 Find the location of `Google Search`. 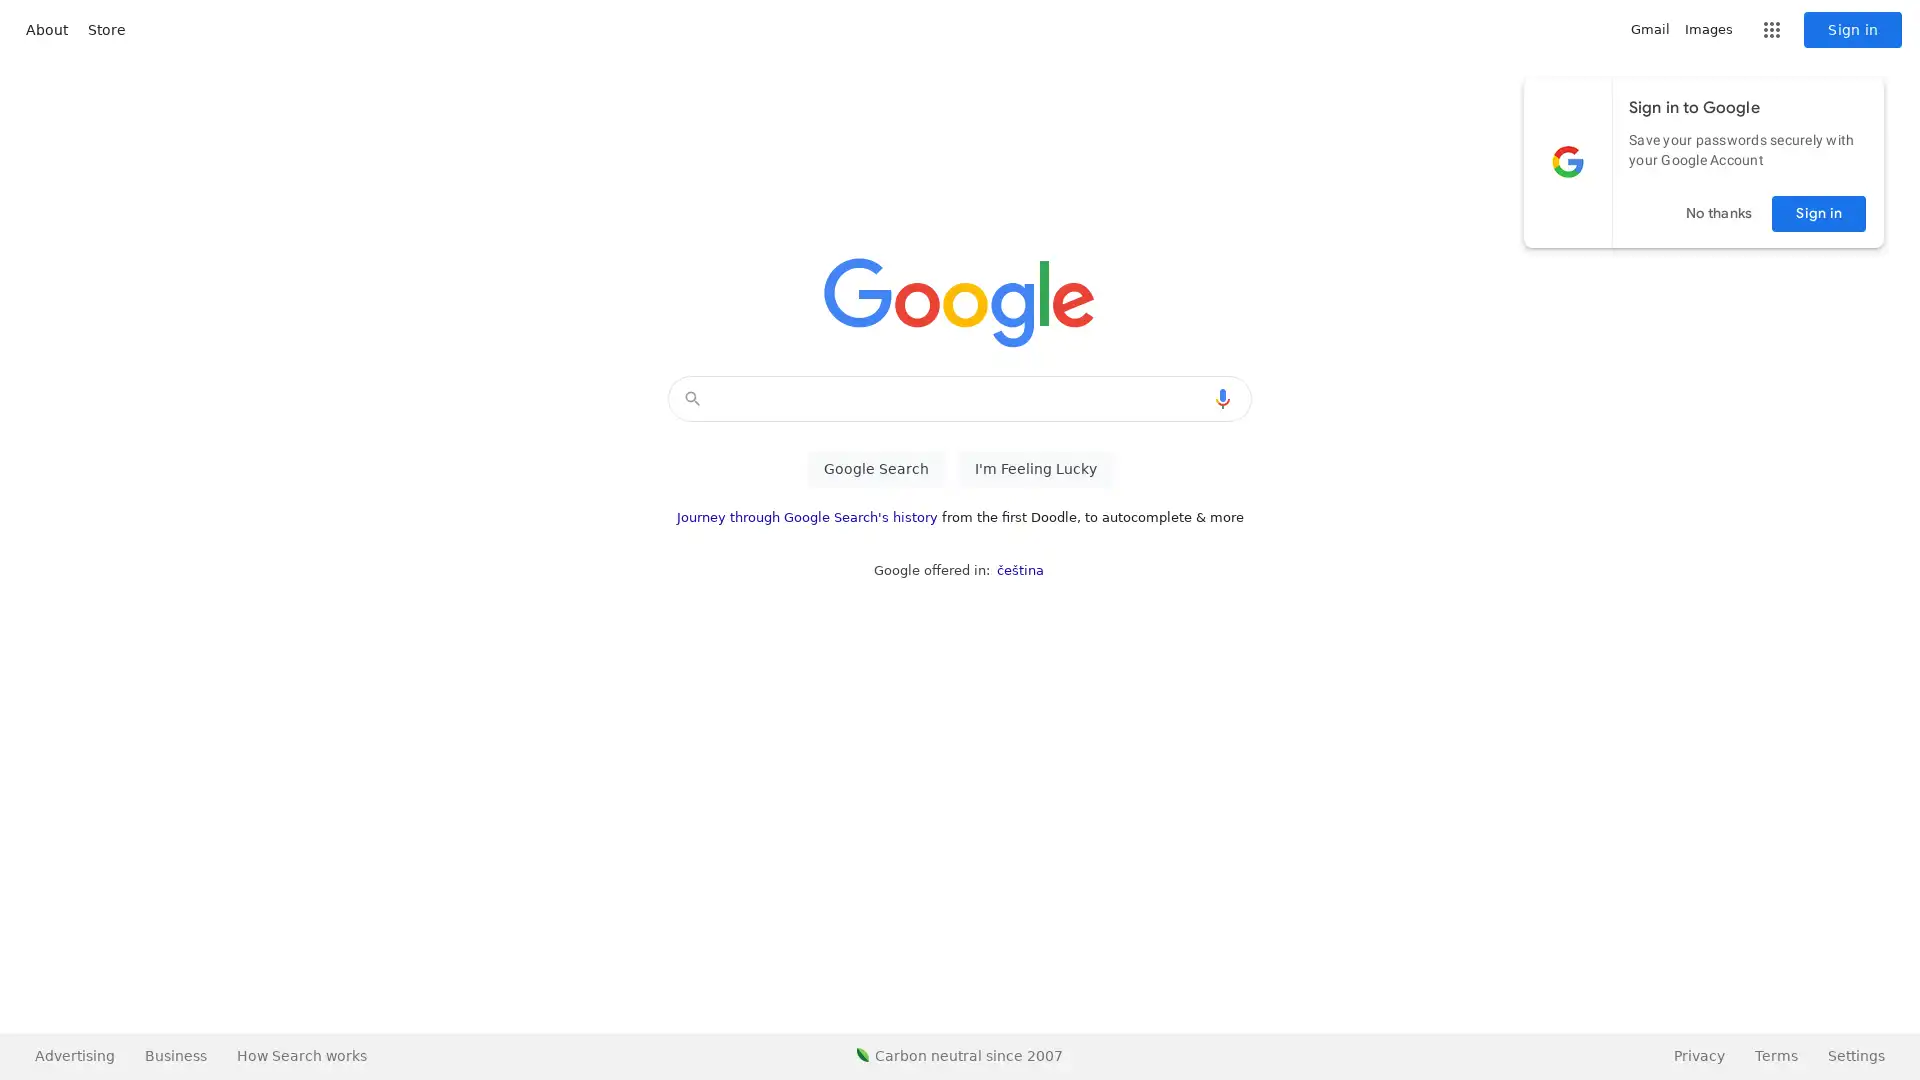

Google Search is located at coordinates (875, 469).